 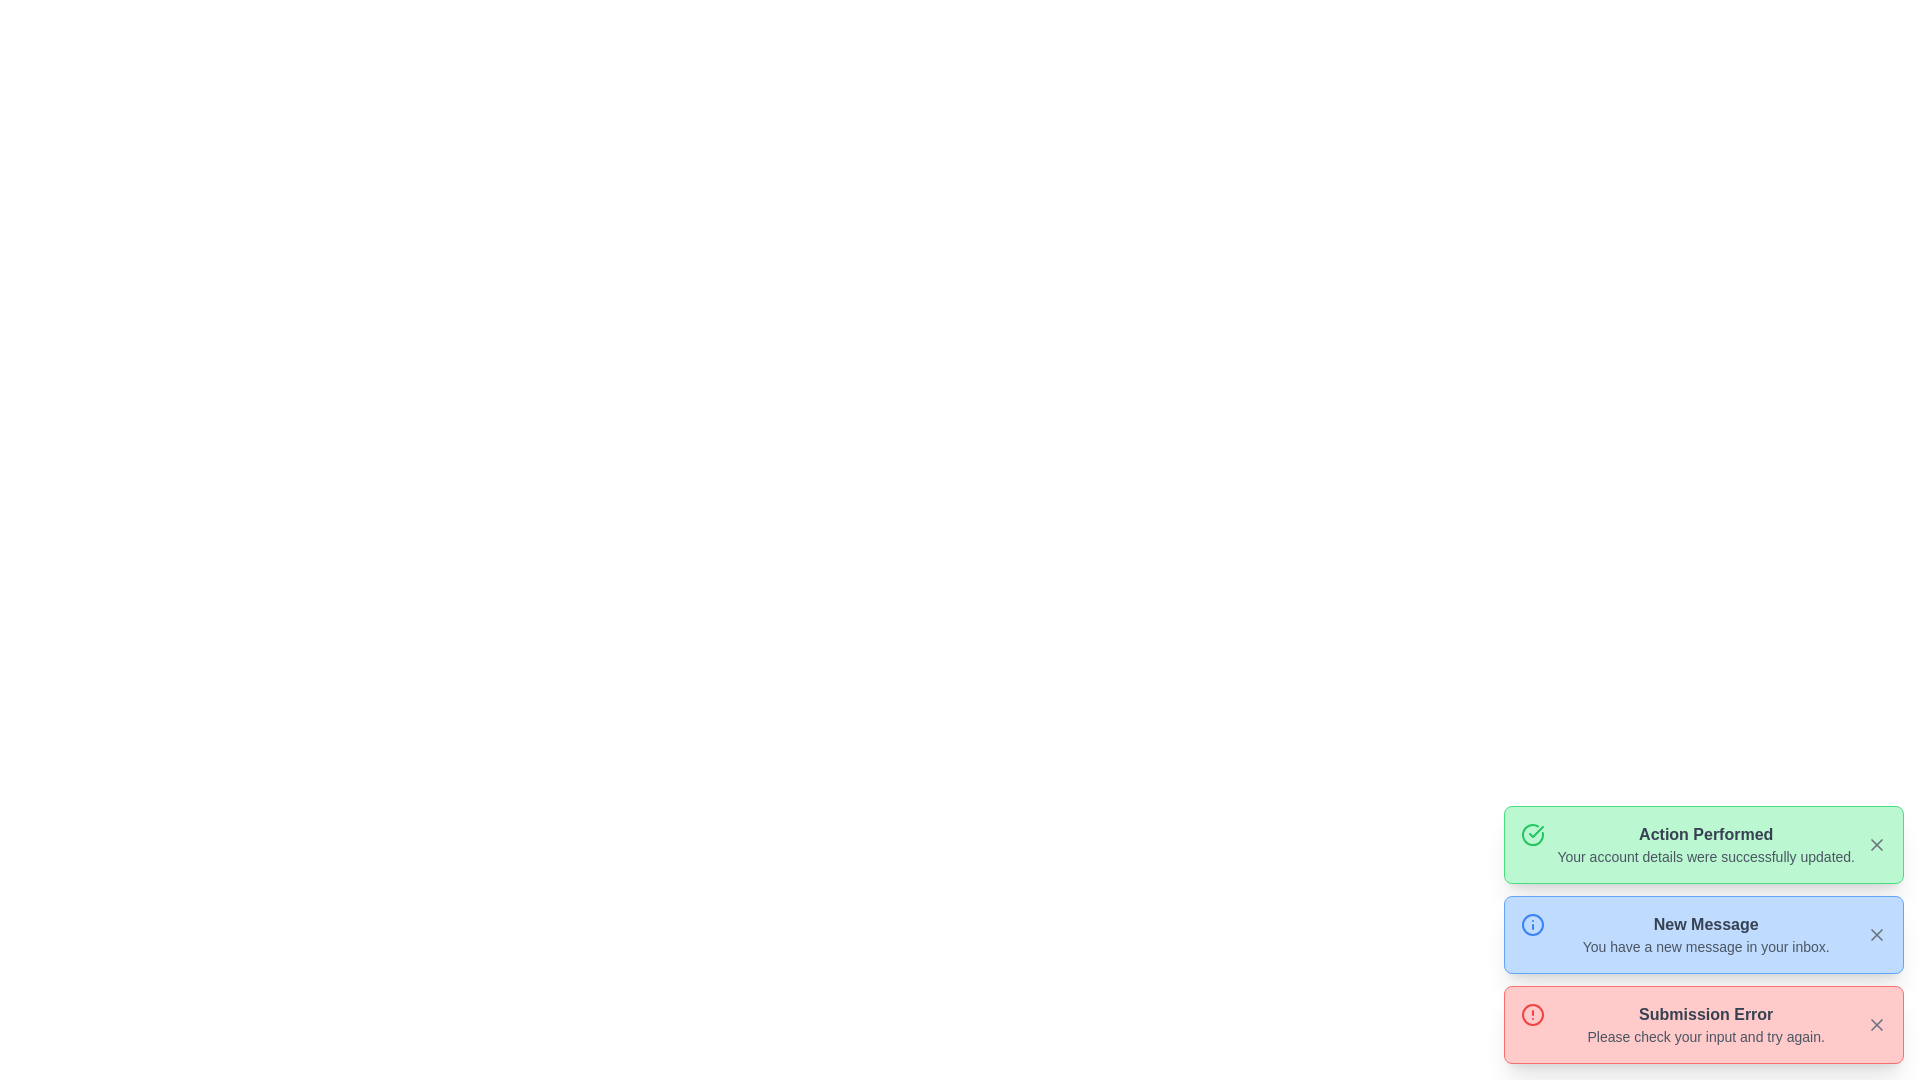 What do you see at coordinates (1875, 1025) in the screenshot?
I see `the dismiss button located at the far-right of the 'Submission Error' notification card` at bounding box center [1875, 1025].